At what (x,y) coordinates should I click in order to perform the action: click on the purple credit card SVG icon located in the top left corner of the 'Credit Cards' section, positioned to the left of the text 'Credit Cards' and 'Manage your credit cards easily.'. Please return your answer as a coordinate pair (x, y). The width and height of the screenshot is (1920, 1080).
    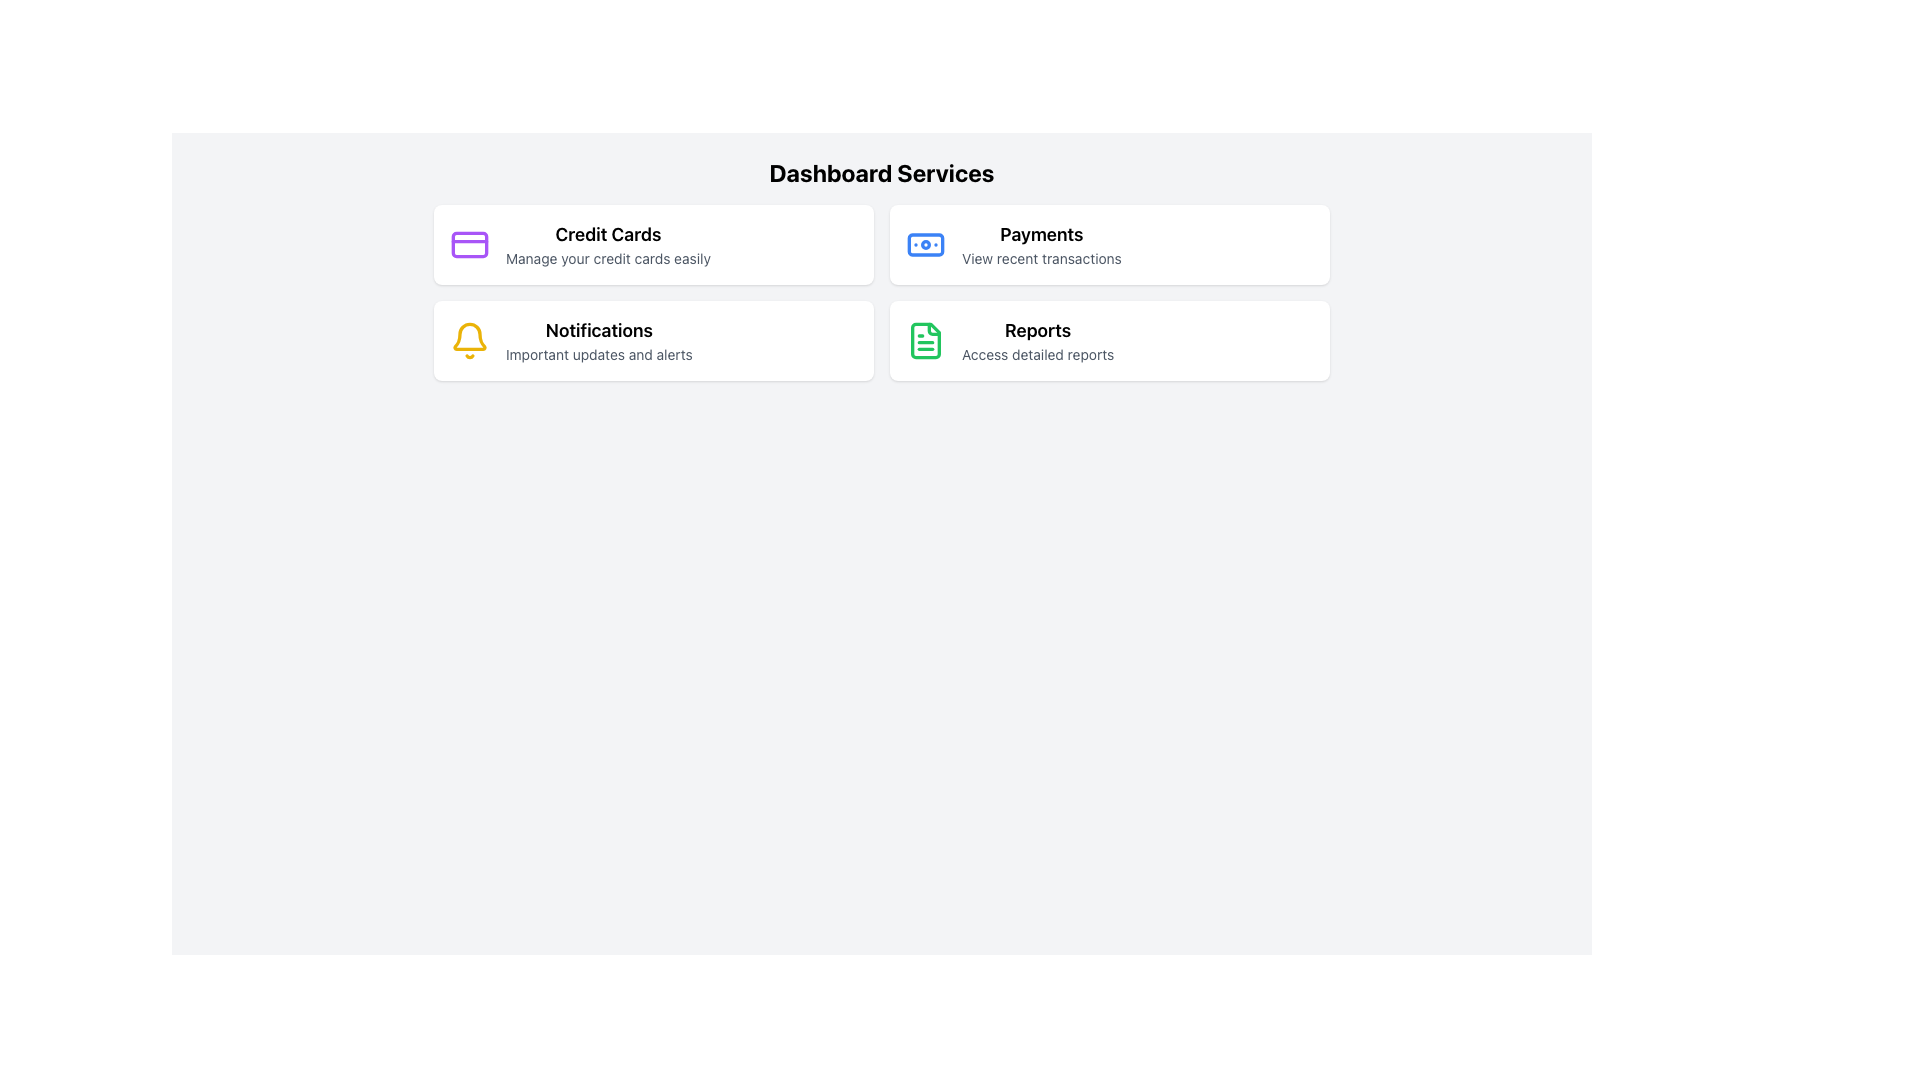
    Looking at the image, I should click on (469, 244).